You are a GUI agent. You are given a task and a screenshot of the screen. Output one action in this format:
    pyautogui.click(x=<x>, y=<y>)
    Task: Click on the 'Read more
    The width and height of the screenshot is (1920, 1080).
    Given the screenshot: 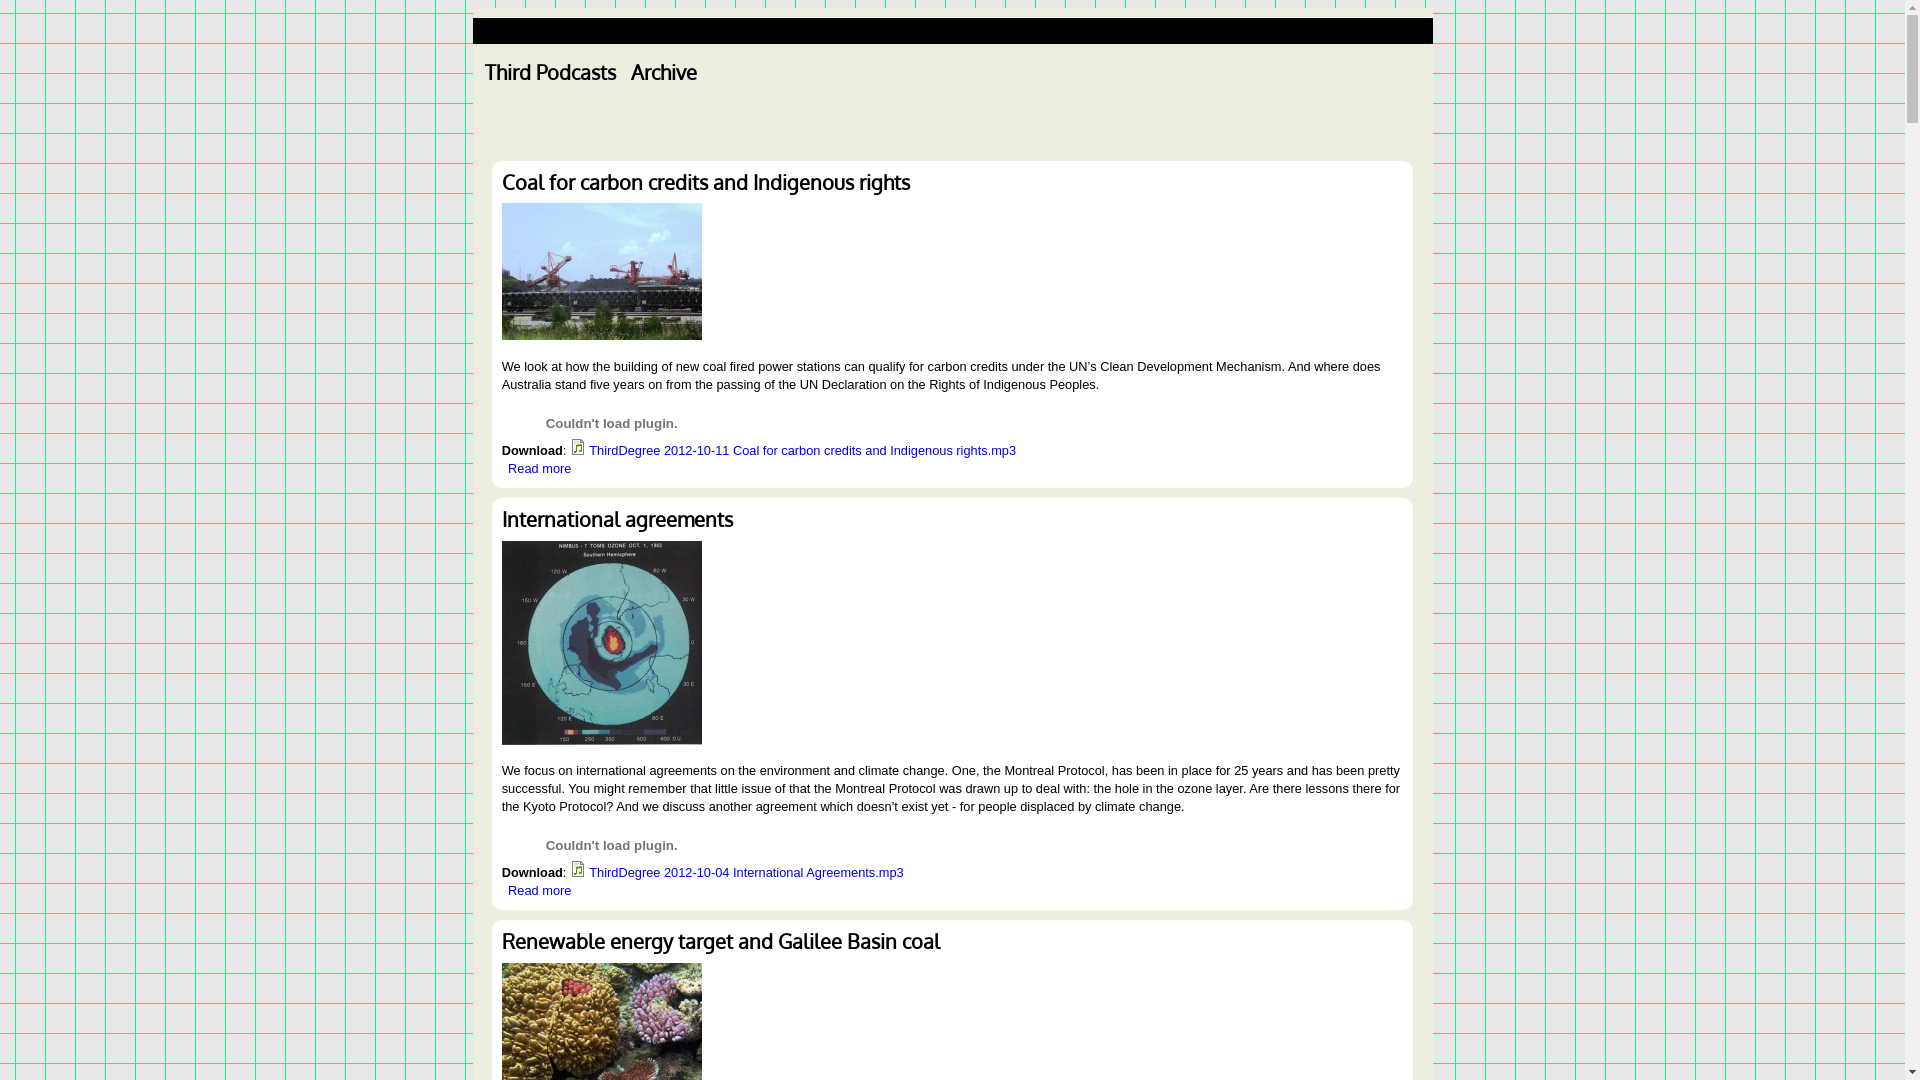 What is the action you would take?
    pyautogui.click(x=539, y=468)
    